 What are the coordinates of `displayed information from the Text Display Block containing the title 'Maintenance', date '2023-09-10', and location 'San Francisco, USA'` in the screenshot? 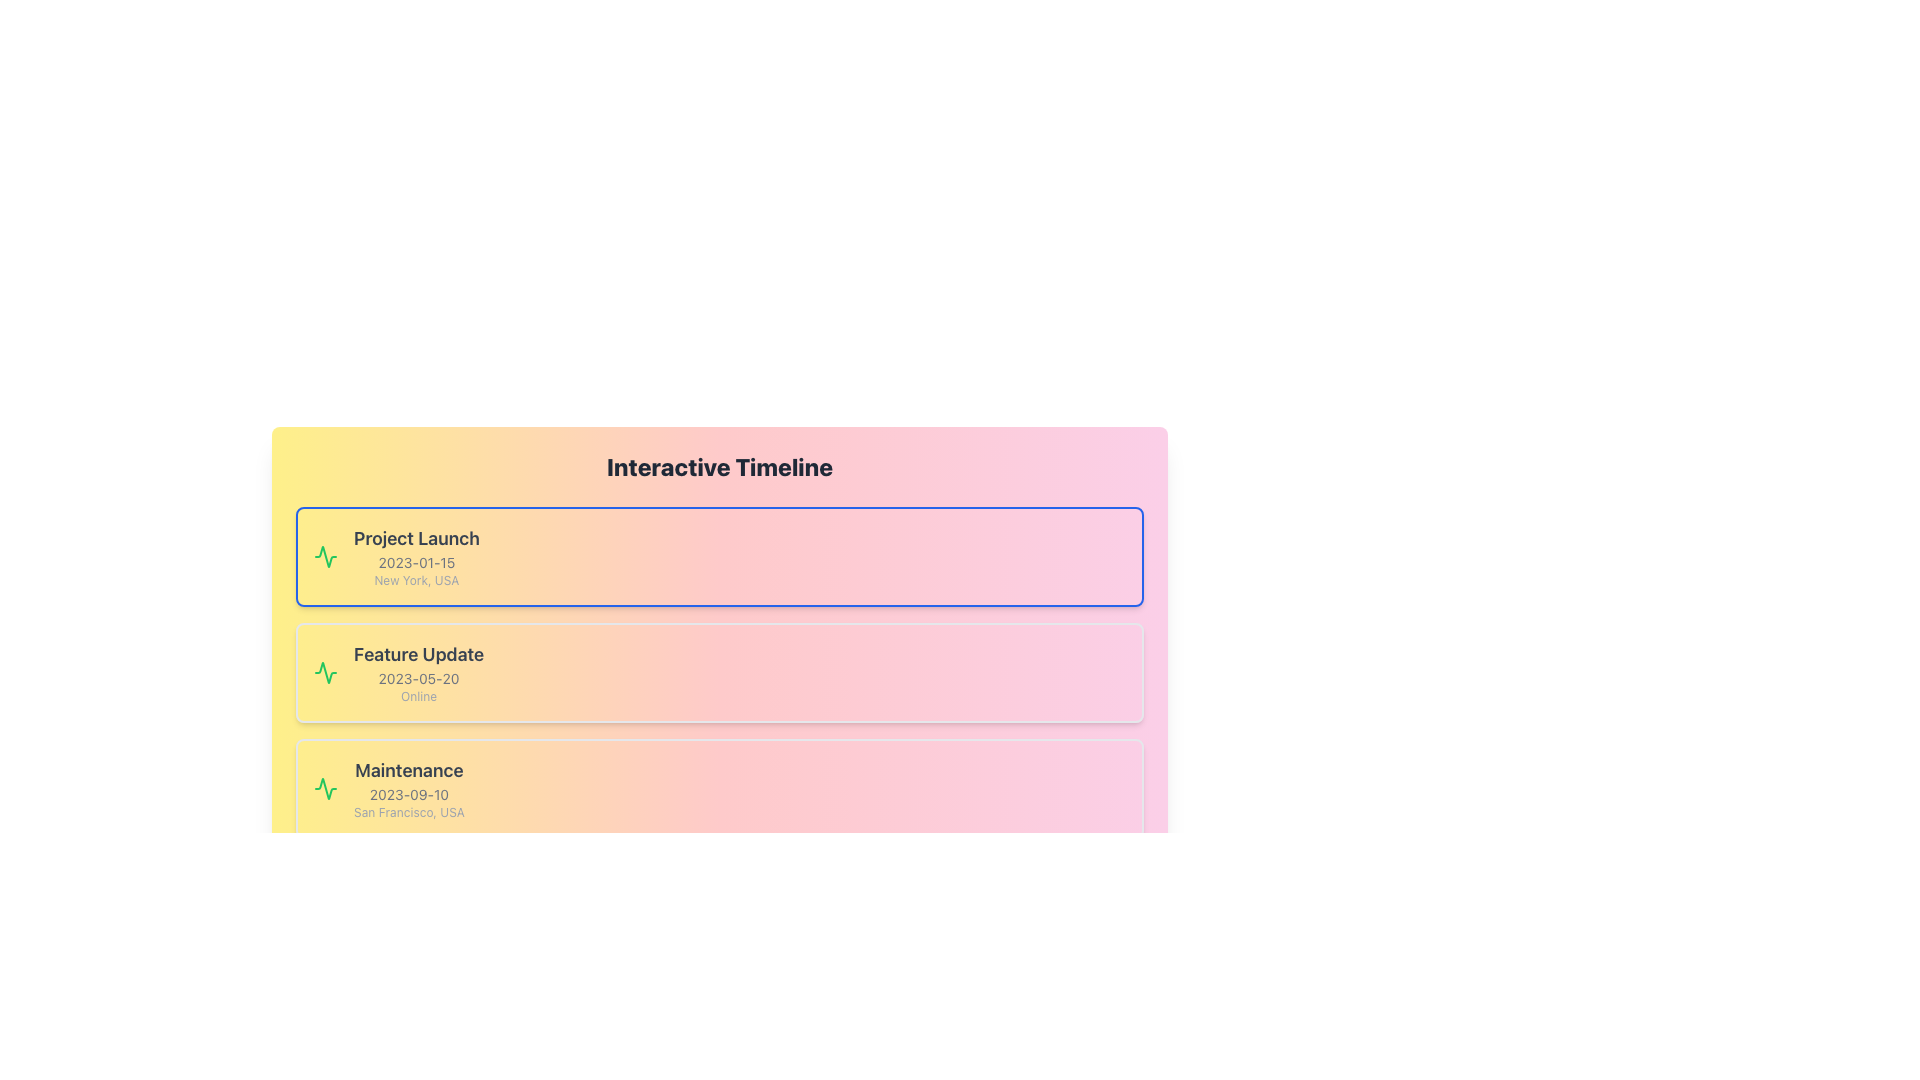 It's located at (408, 788).